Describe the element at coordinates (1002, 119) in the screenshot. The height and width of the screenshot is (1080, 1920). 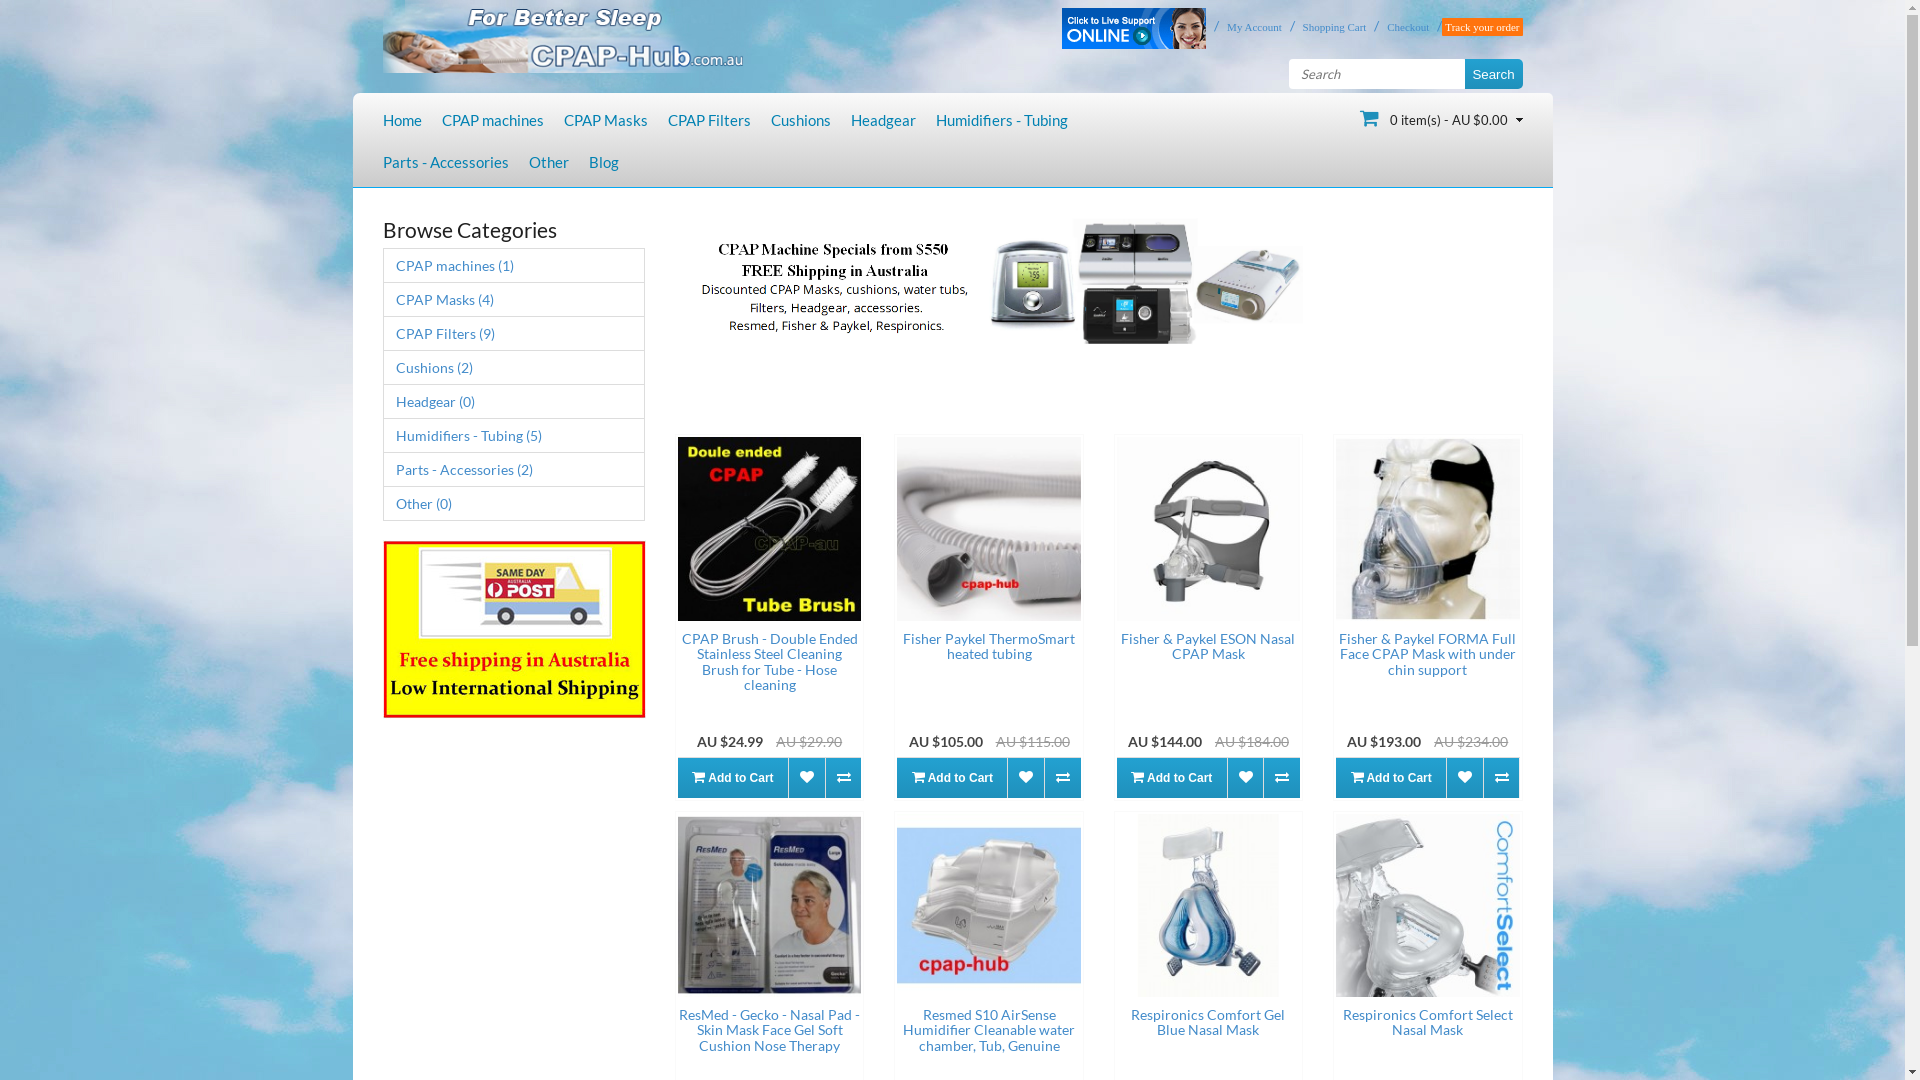
I see `'Humidifiers - Tubing'` at that location.